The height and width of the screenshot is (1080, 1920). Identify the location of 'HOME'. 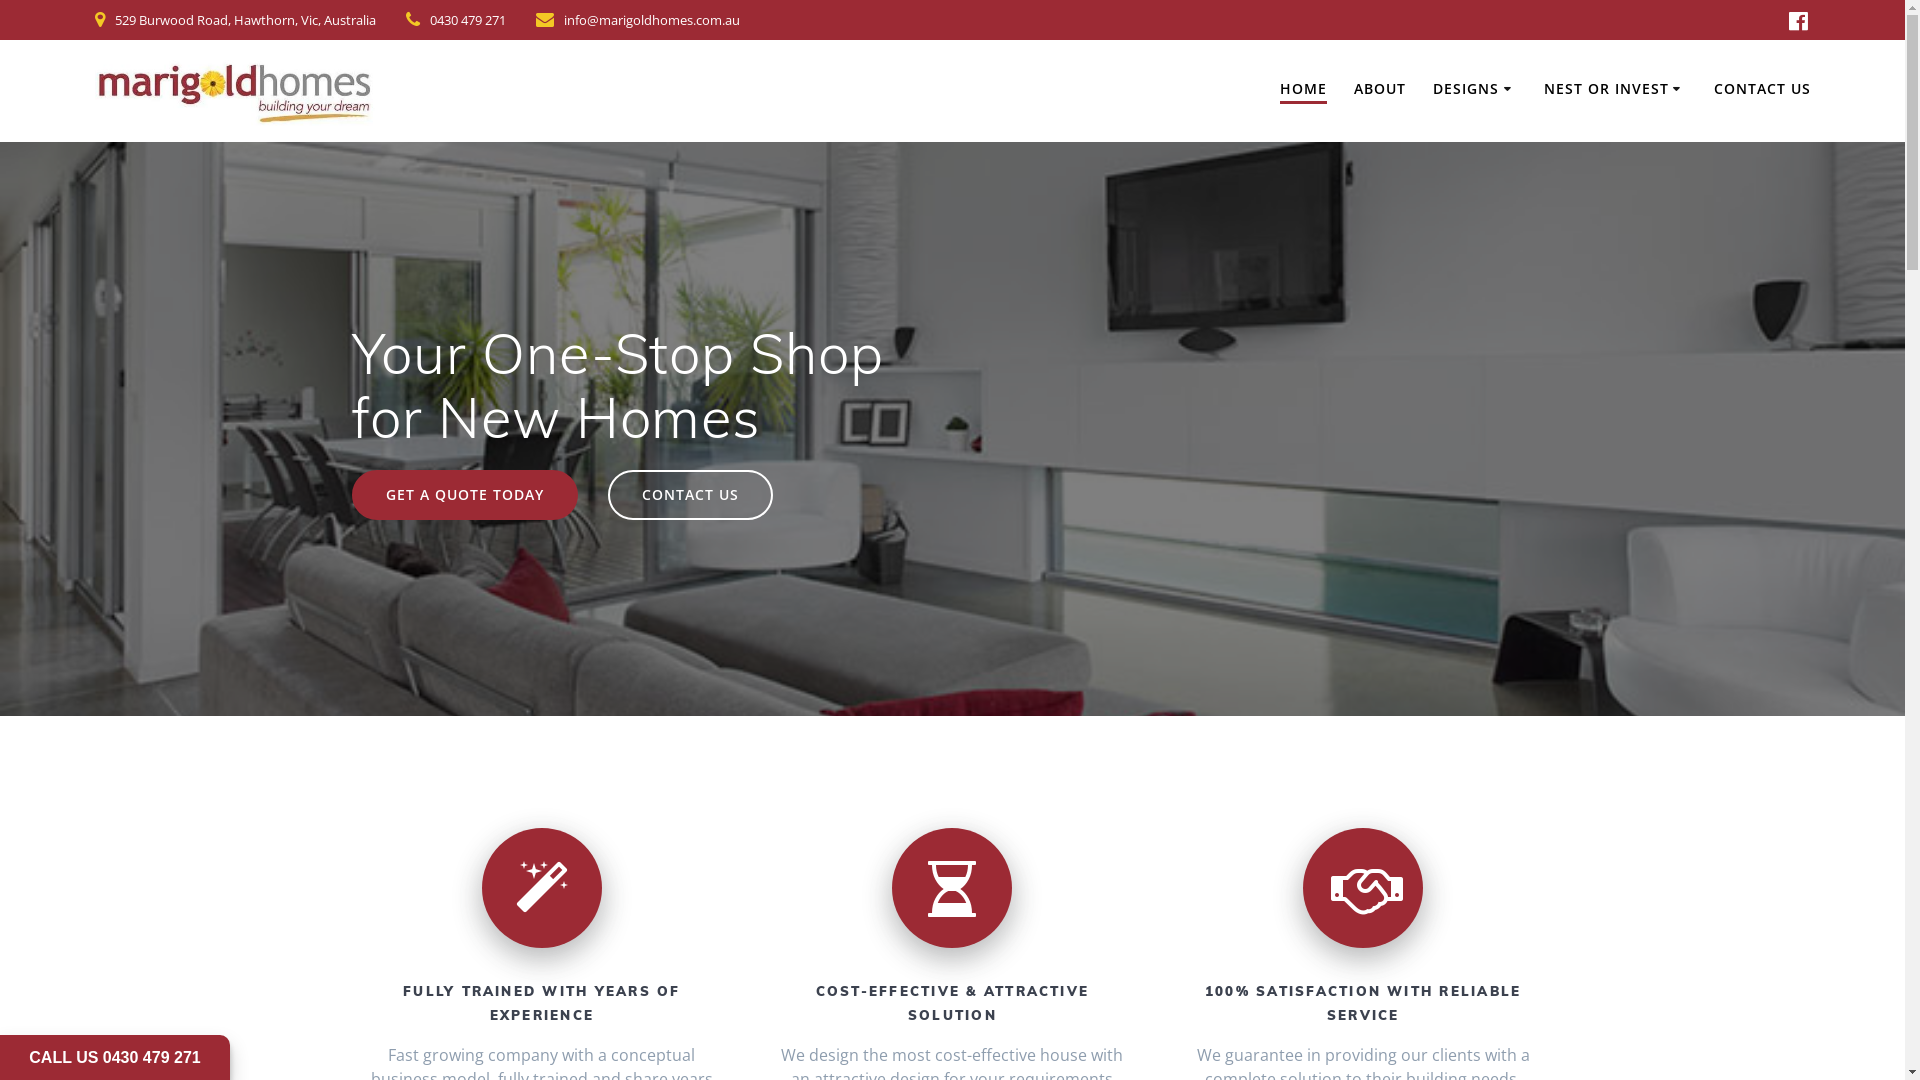
(1303, 90).